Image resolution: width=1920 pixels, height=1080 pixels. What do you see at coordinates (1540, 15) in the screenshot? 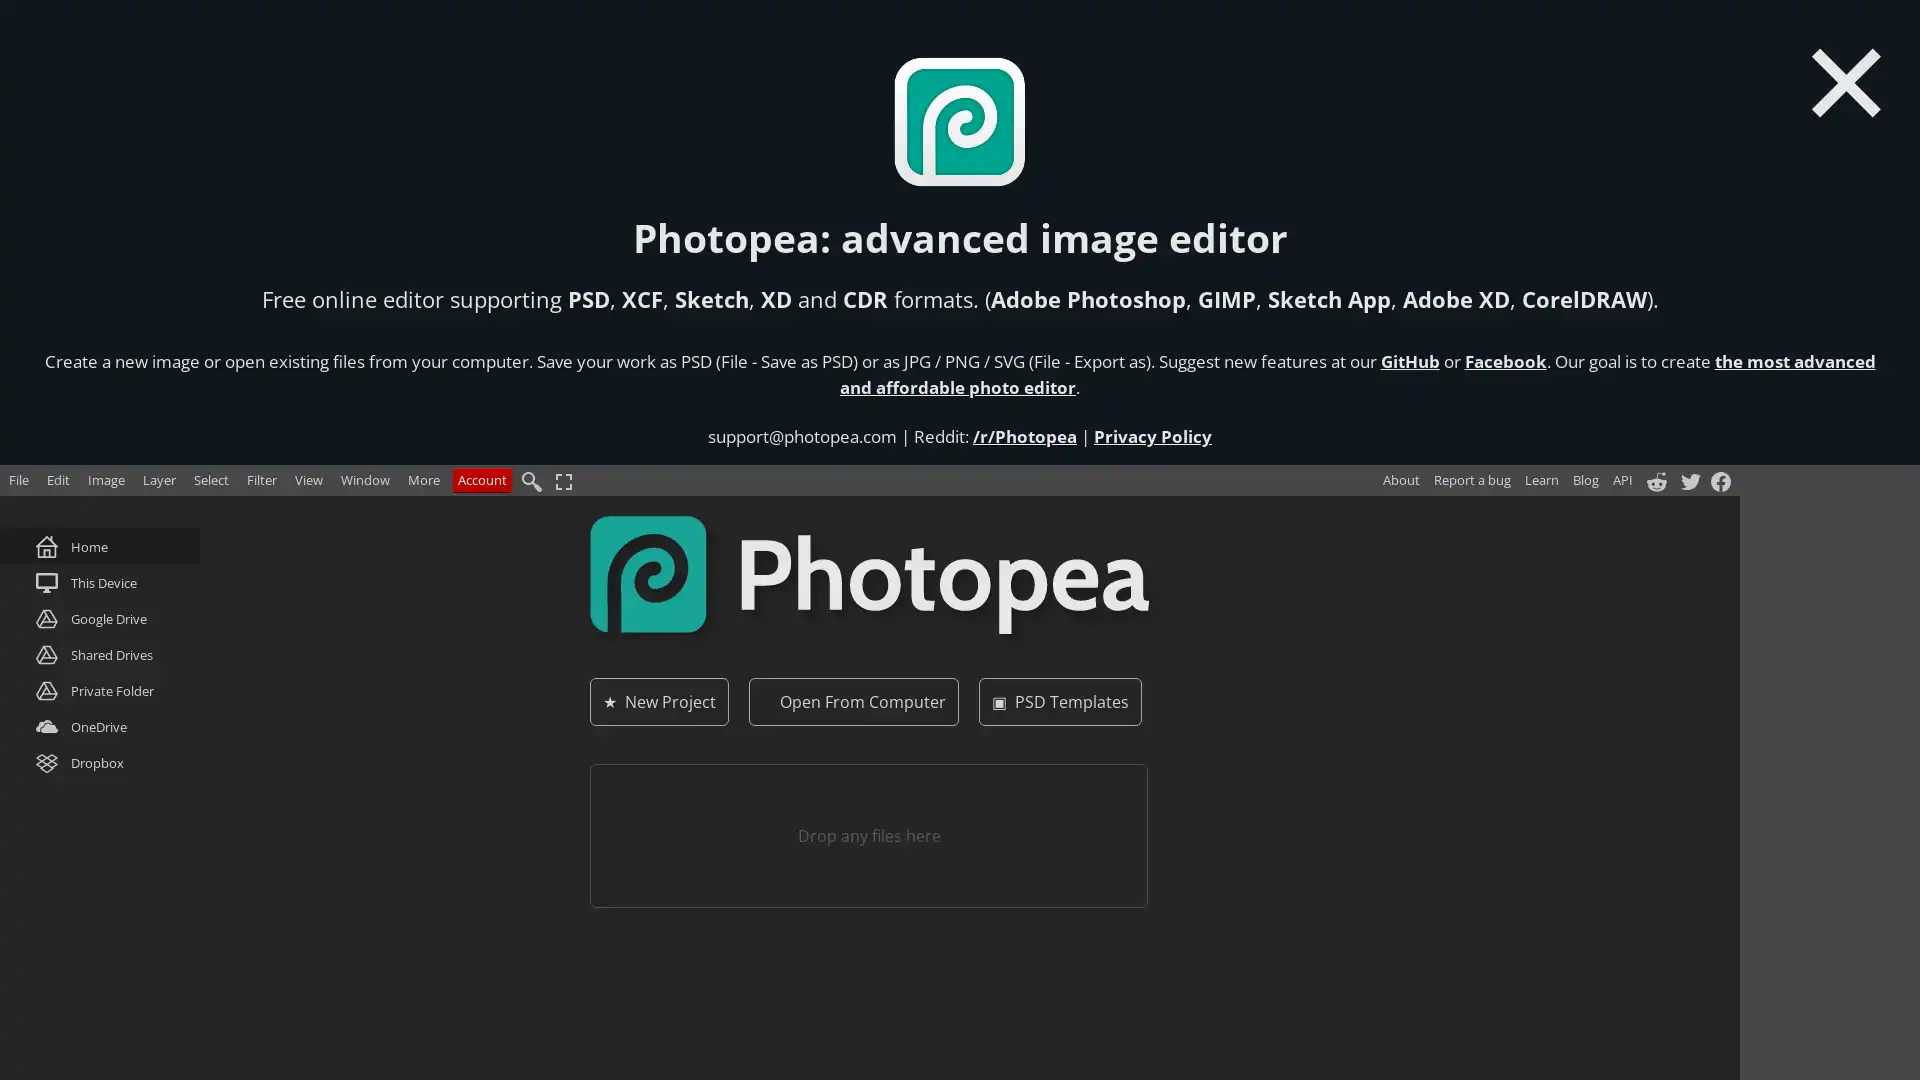
I see `Learn` at bounding box center [1540, 15].